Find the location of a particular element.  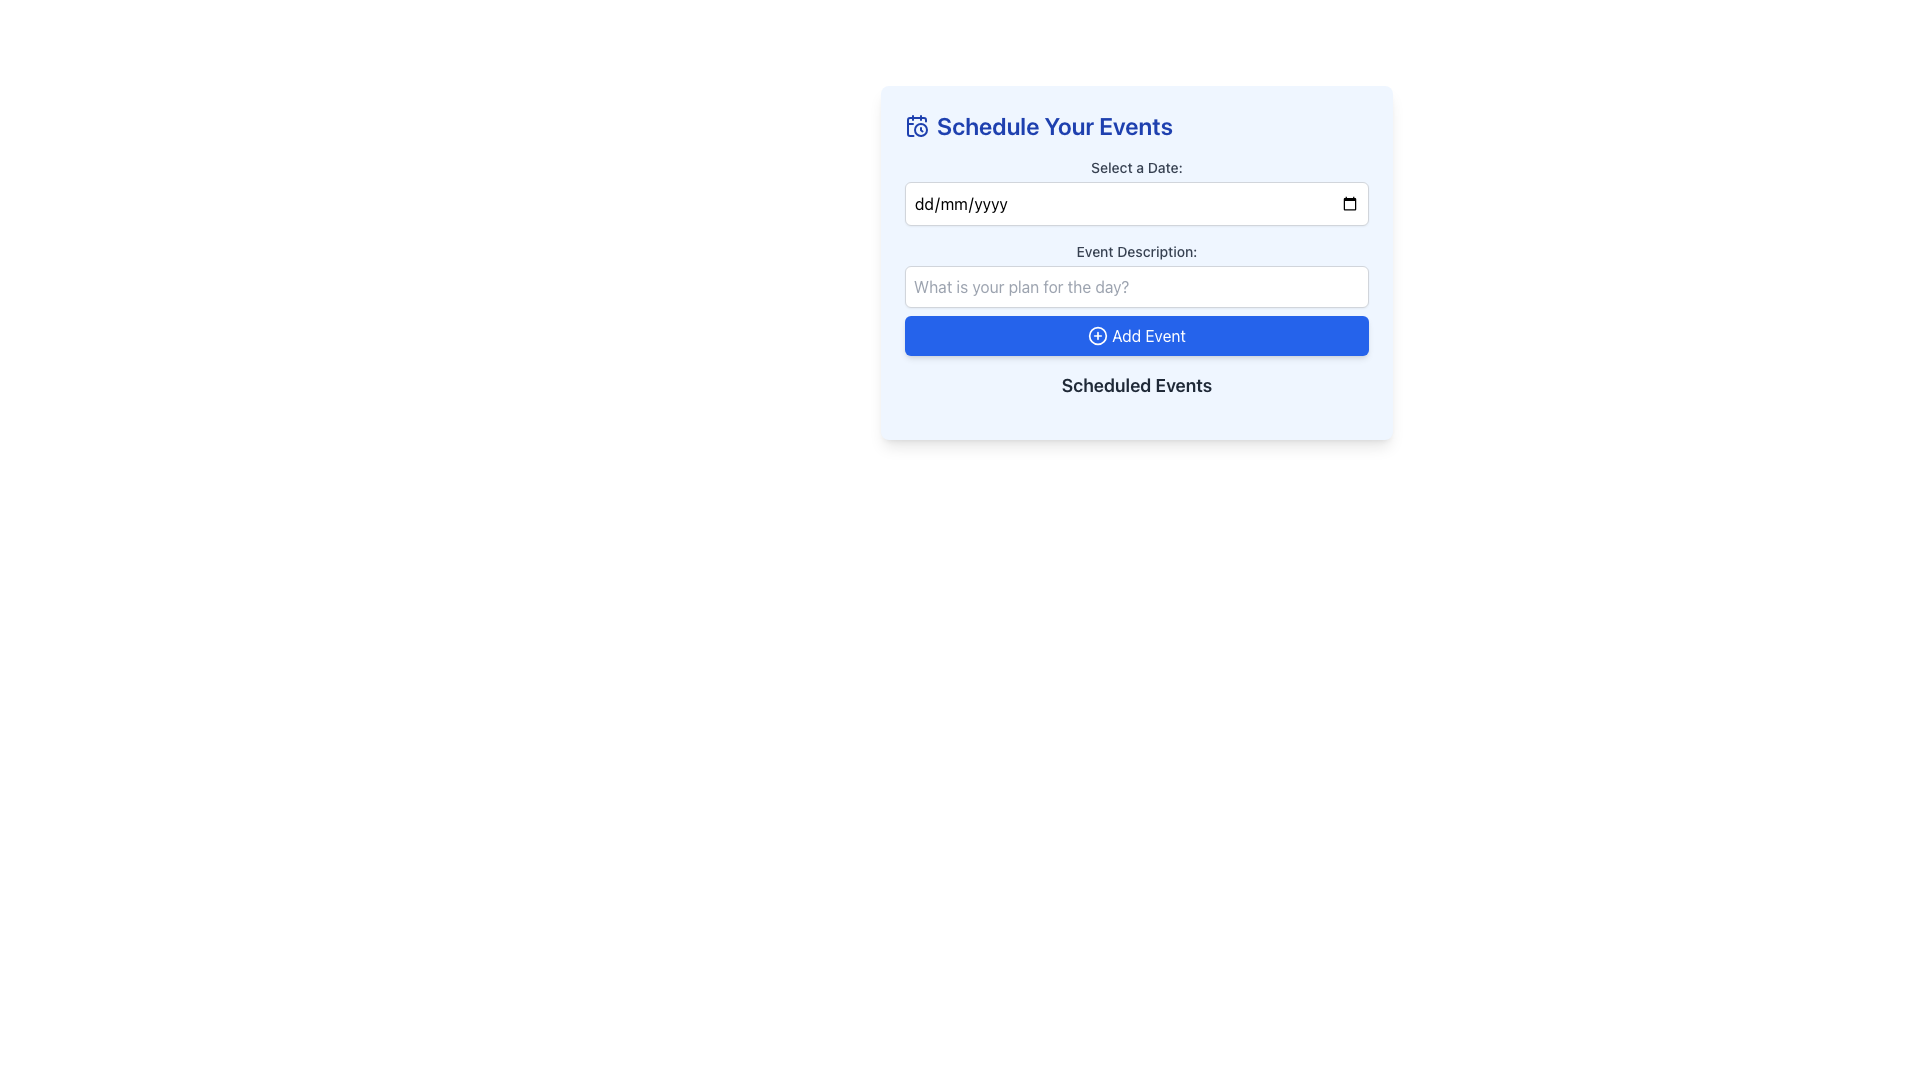

the circular icon with a plus sign located within the blue 'Add Event' button is located at coordinates (1097, 334).